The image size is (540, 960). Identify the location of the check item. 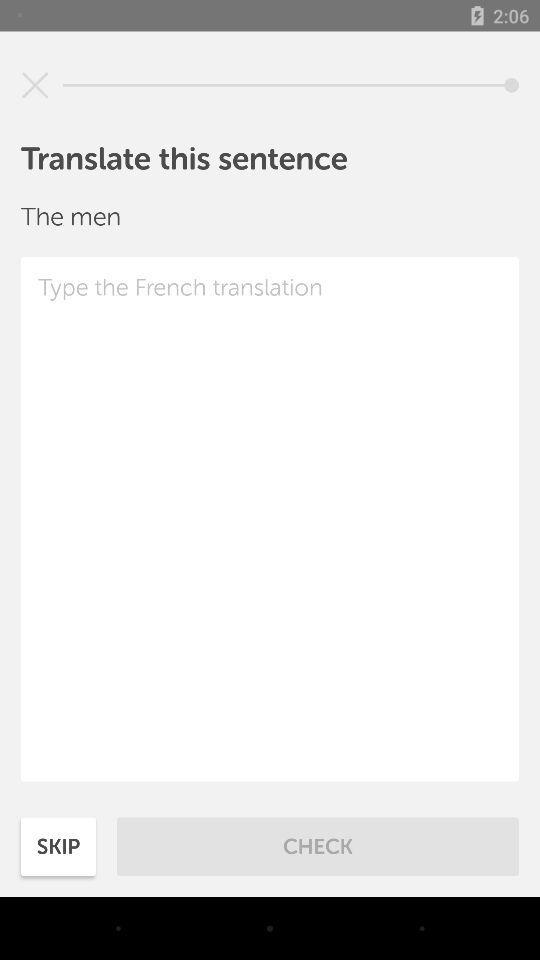
(318, 845).